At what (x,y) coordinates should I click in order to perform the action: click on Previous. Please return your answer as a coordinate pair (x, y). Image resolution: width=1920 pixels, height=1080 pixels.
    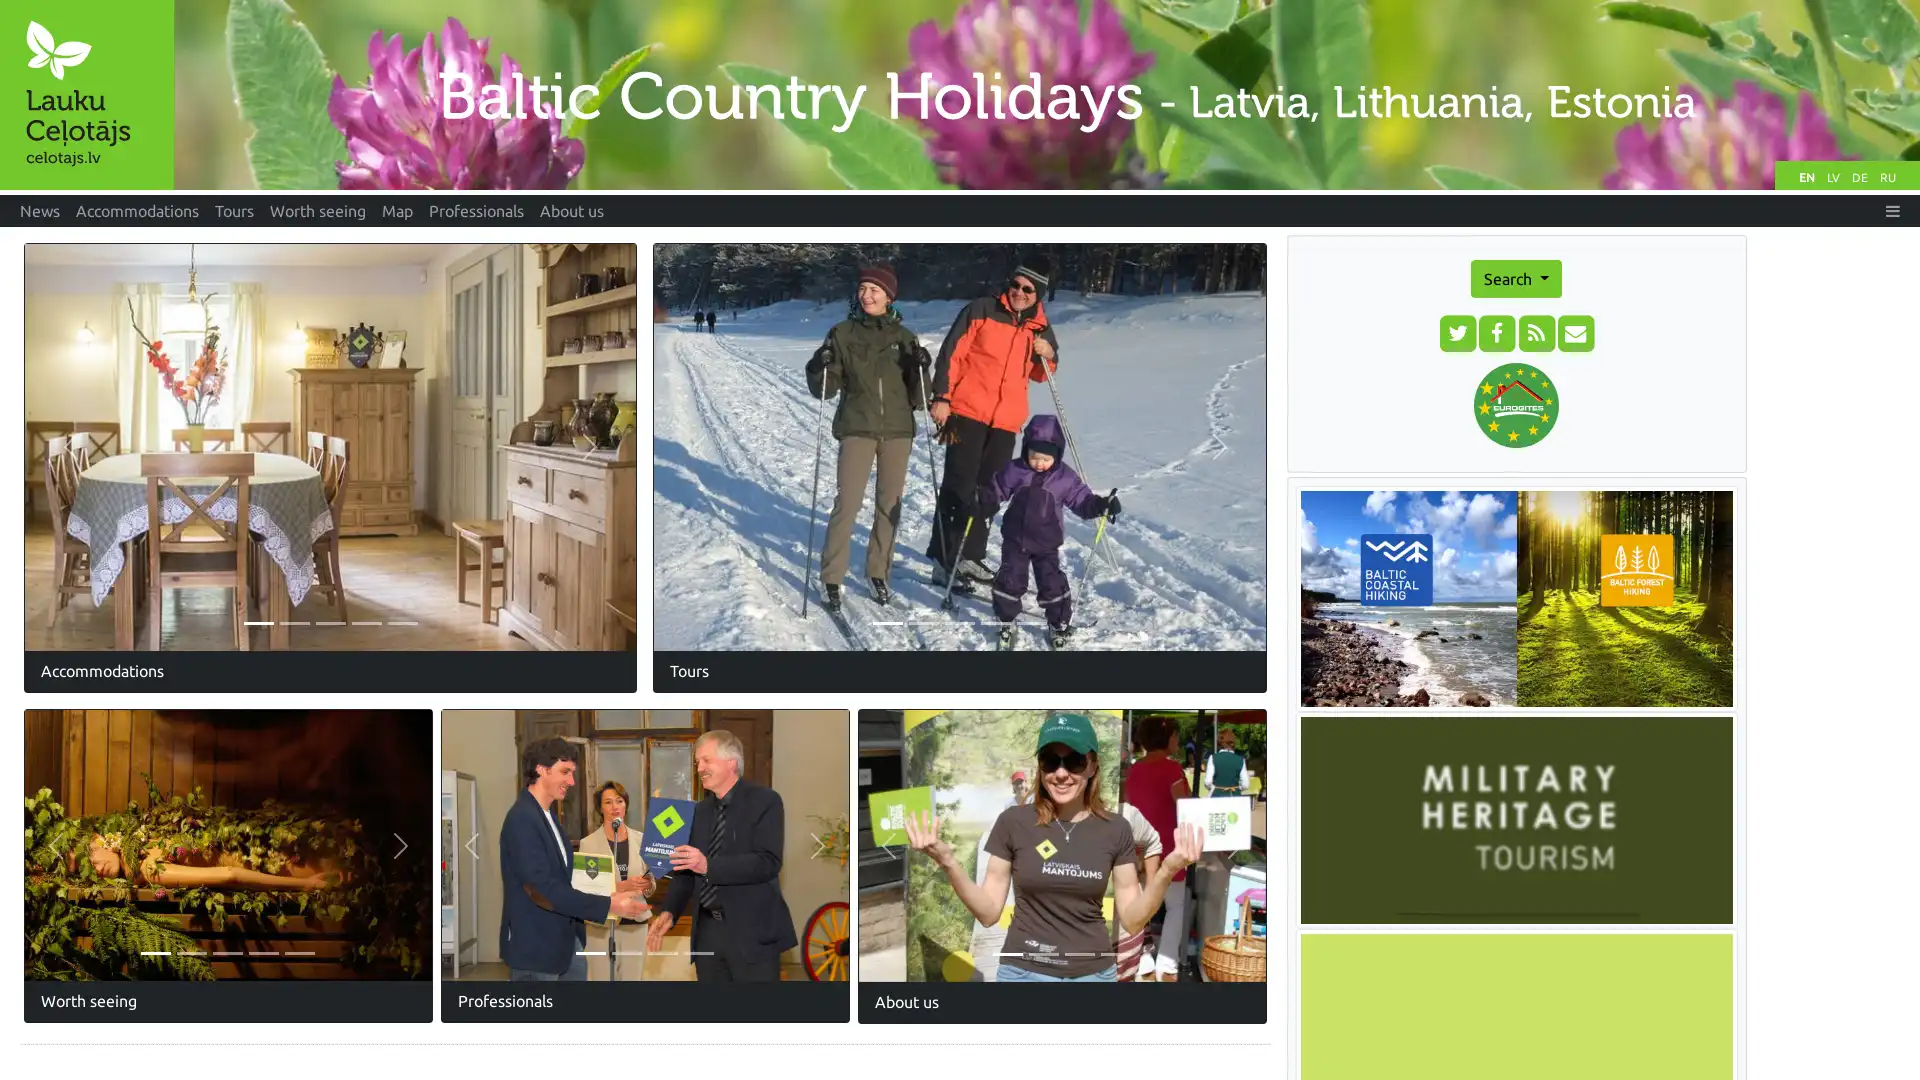
    Looking at the image, I should click on (887, 845).